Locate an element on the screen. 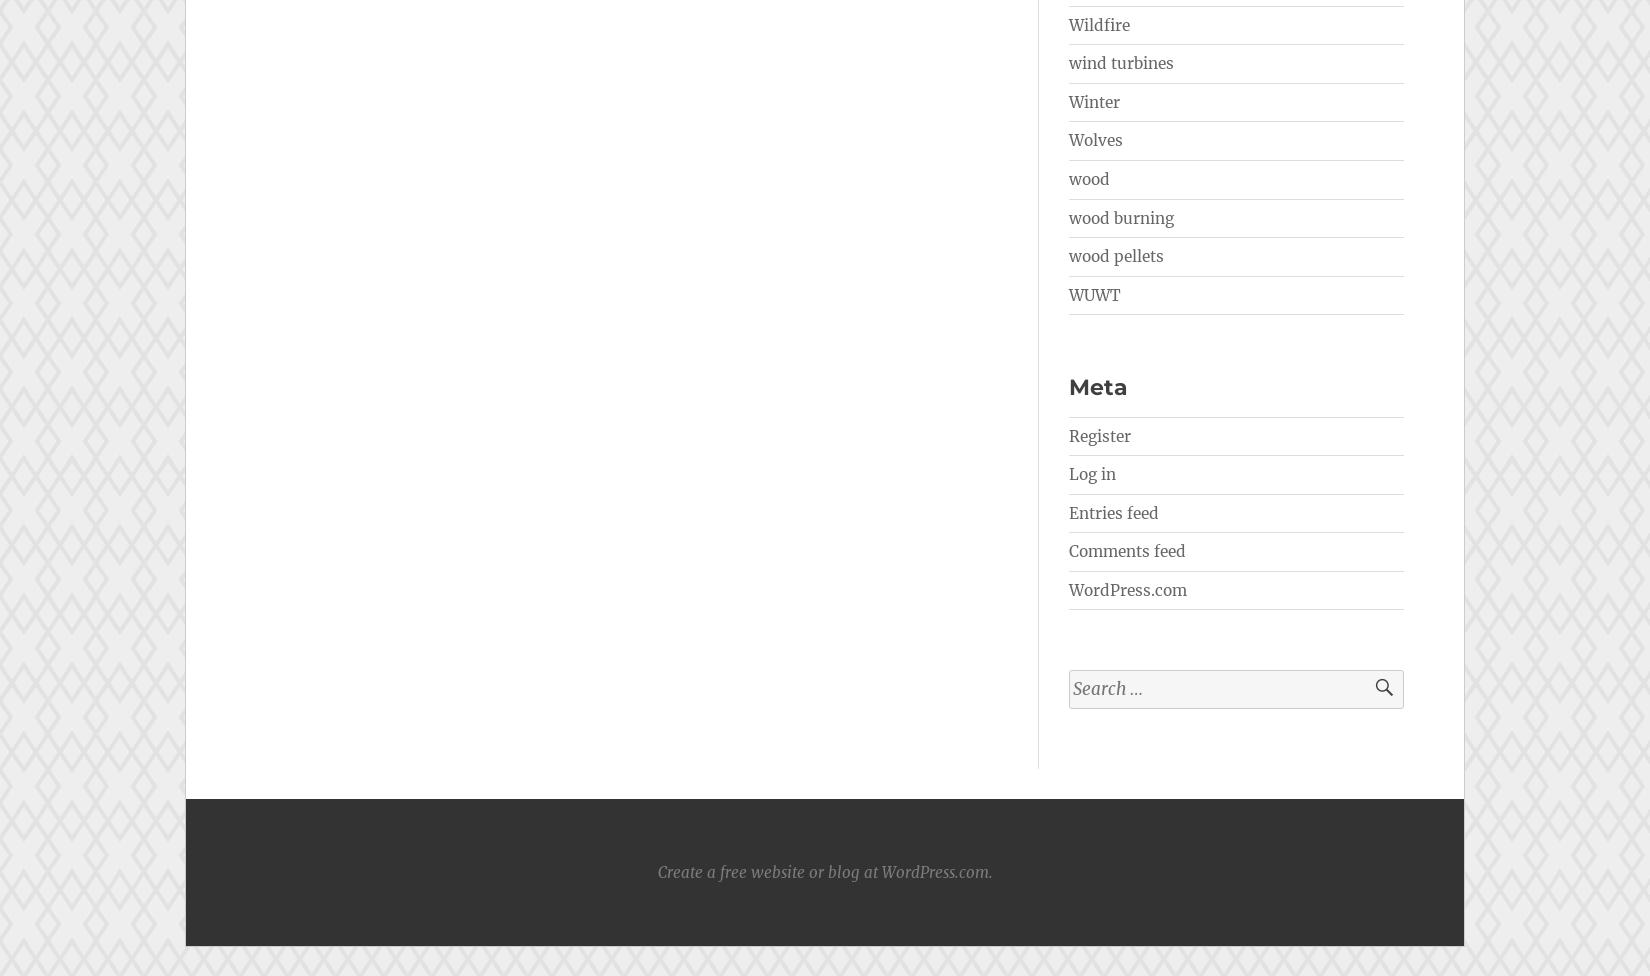 The width and height of the screenshot is (1650, 976). 'wood burning' is located at coordinates (1121, 216).